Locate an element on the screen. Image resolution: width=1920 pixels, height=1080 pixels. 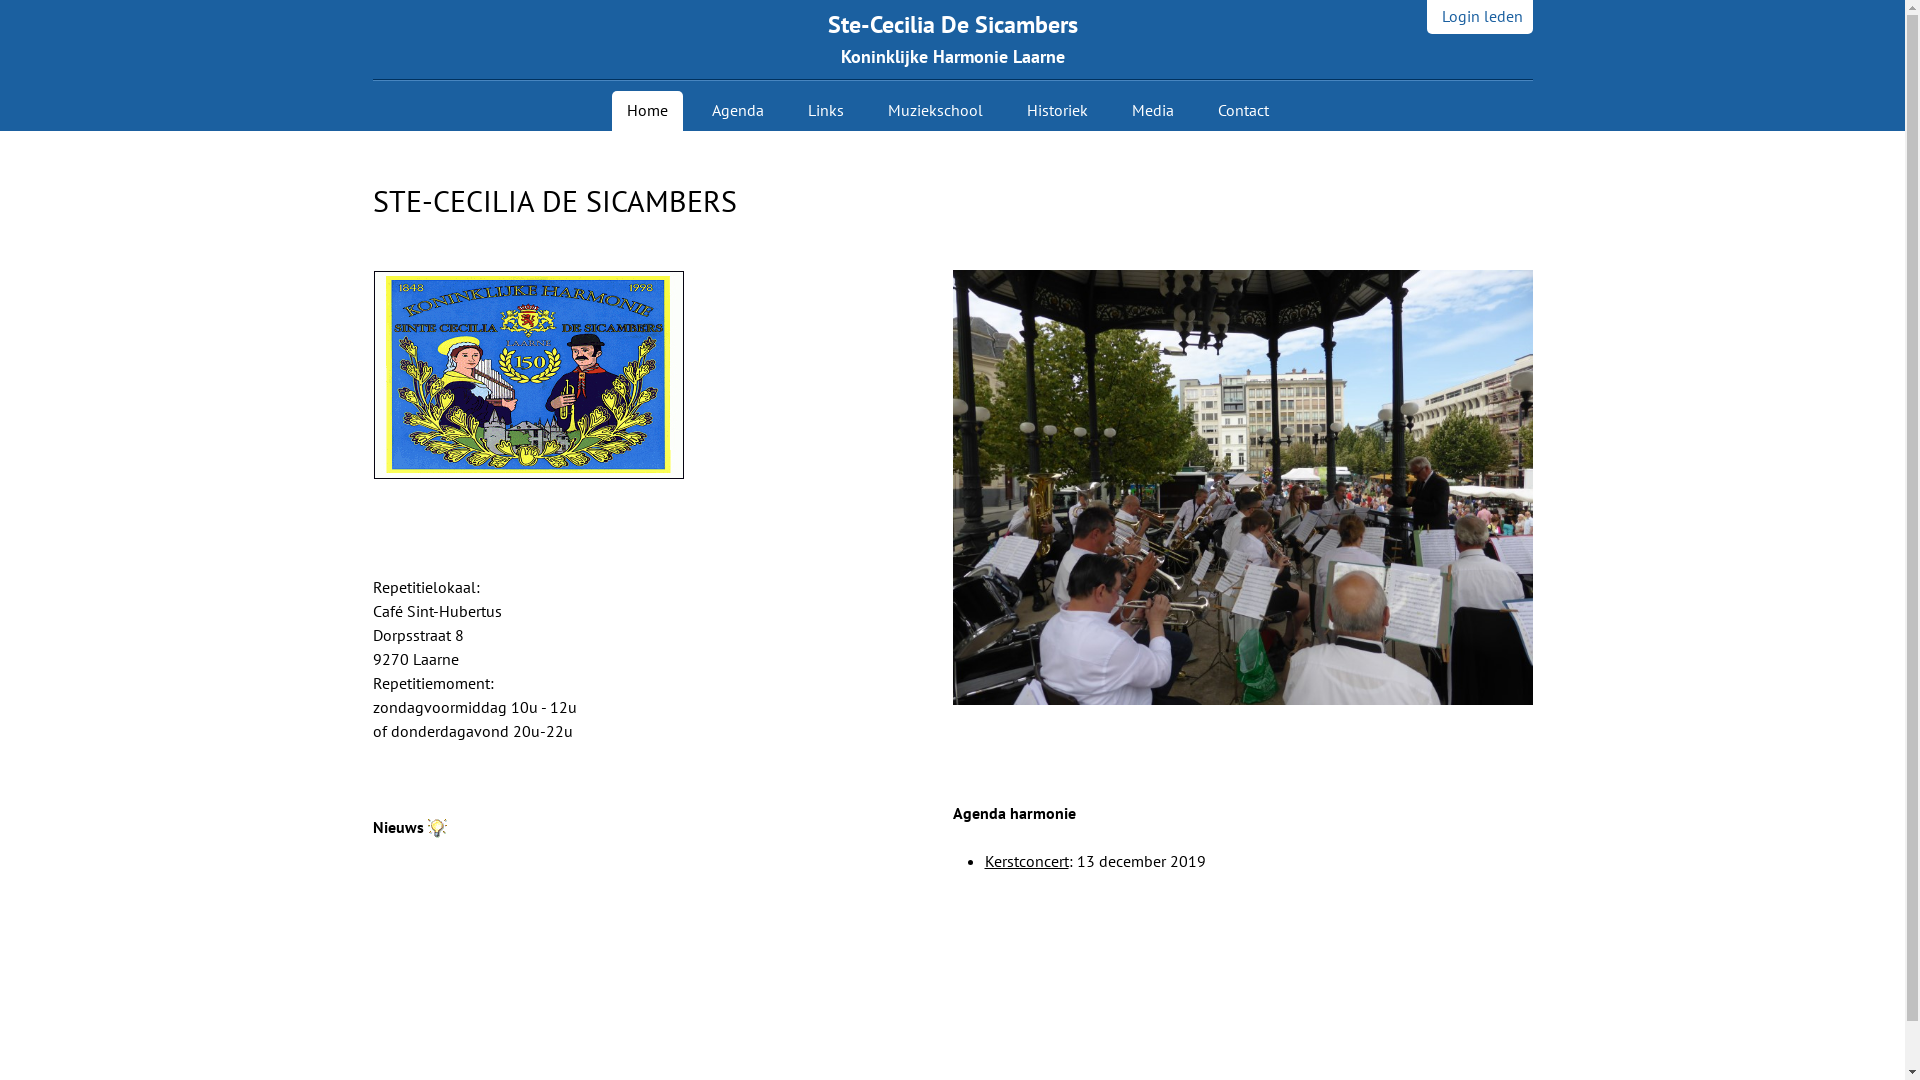
'Muziekschool' is located at coordinates (872, 111).